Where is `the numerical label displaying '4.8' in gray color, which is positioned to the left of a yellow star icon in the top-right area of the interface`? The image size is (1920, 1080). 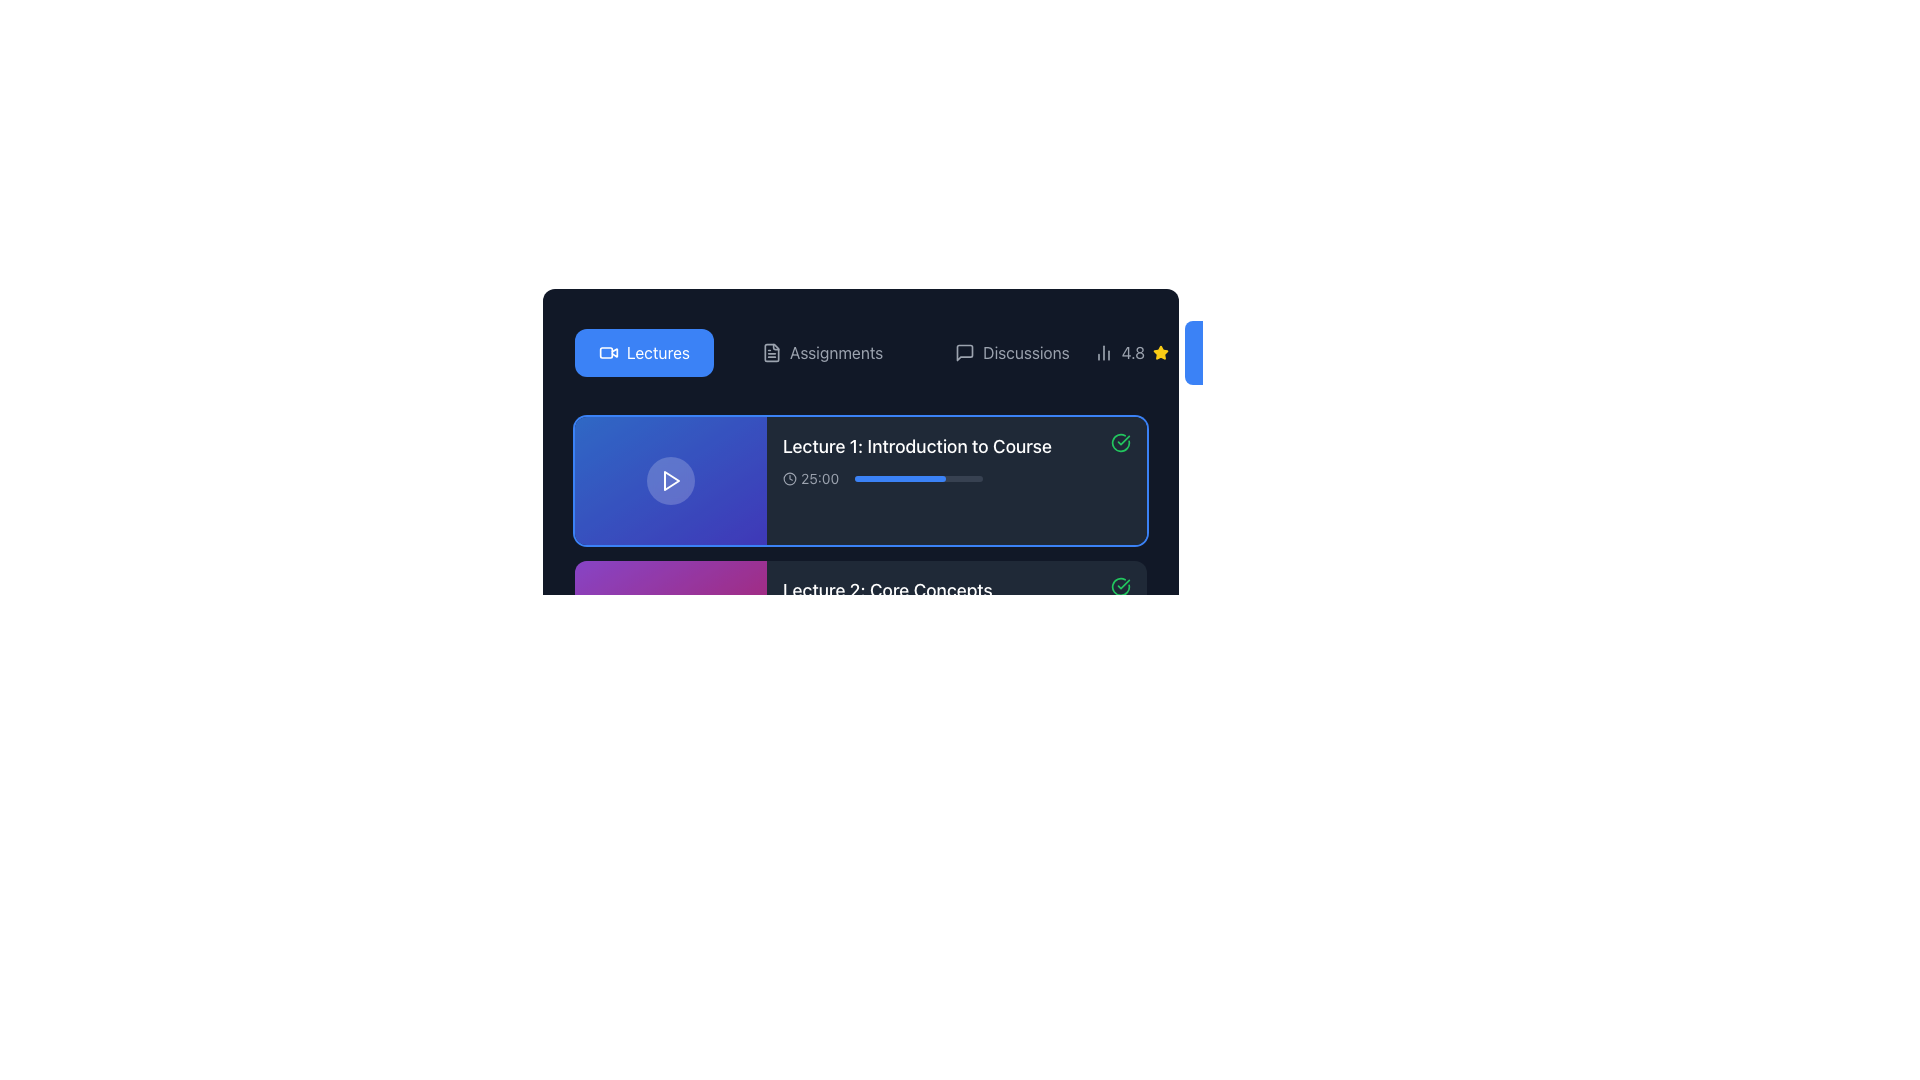 the numerical label displaying '4.8' in gray color, which is positioned to the left of a yellow star icon in the top-right area of the interface is located at coordinates (1133, 352).